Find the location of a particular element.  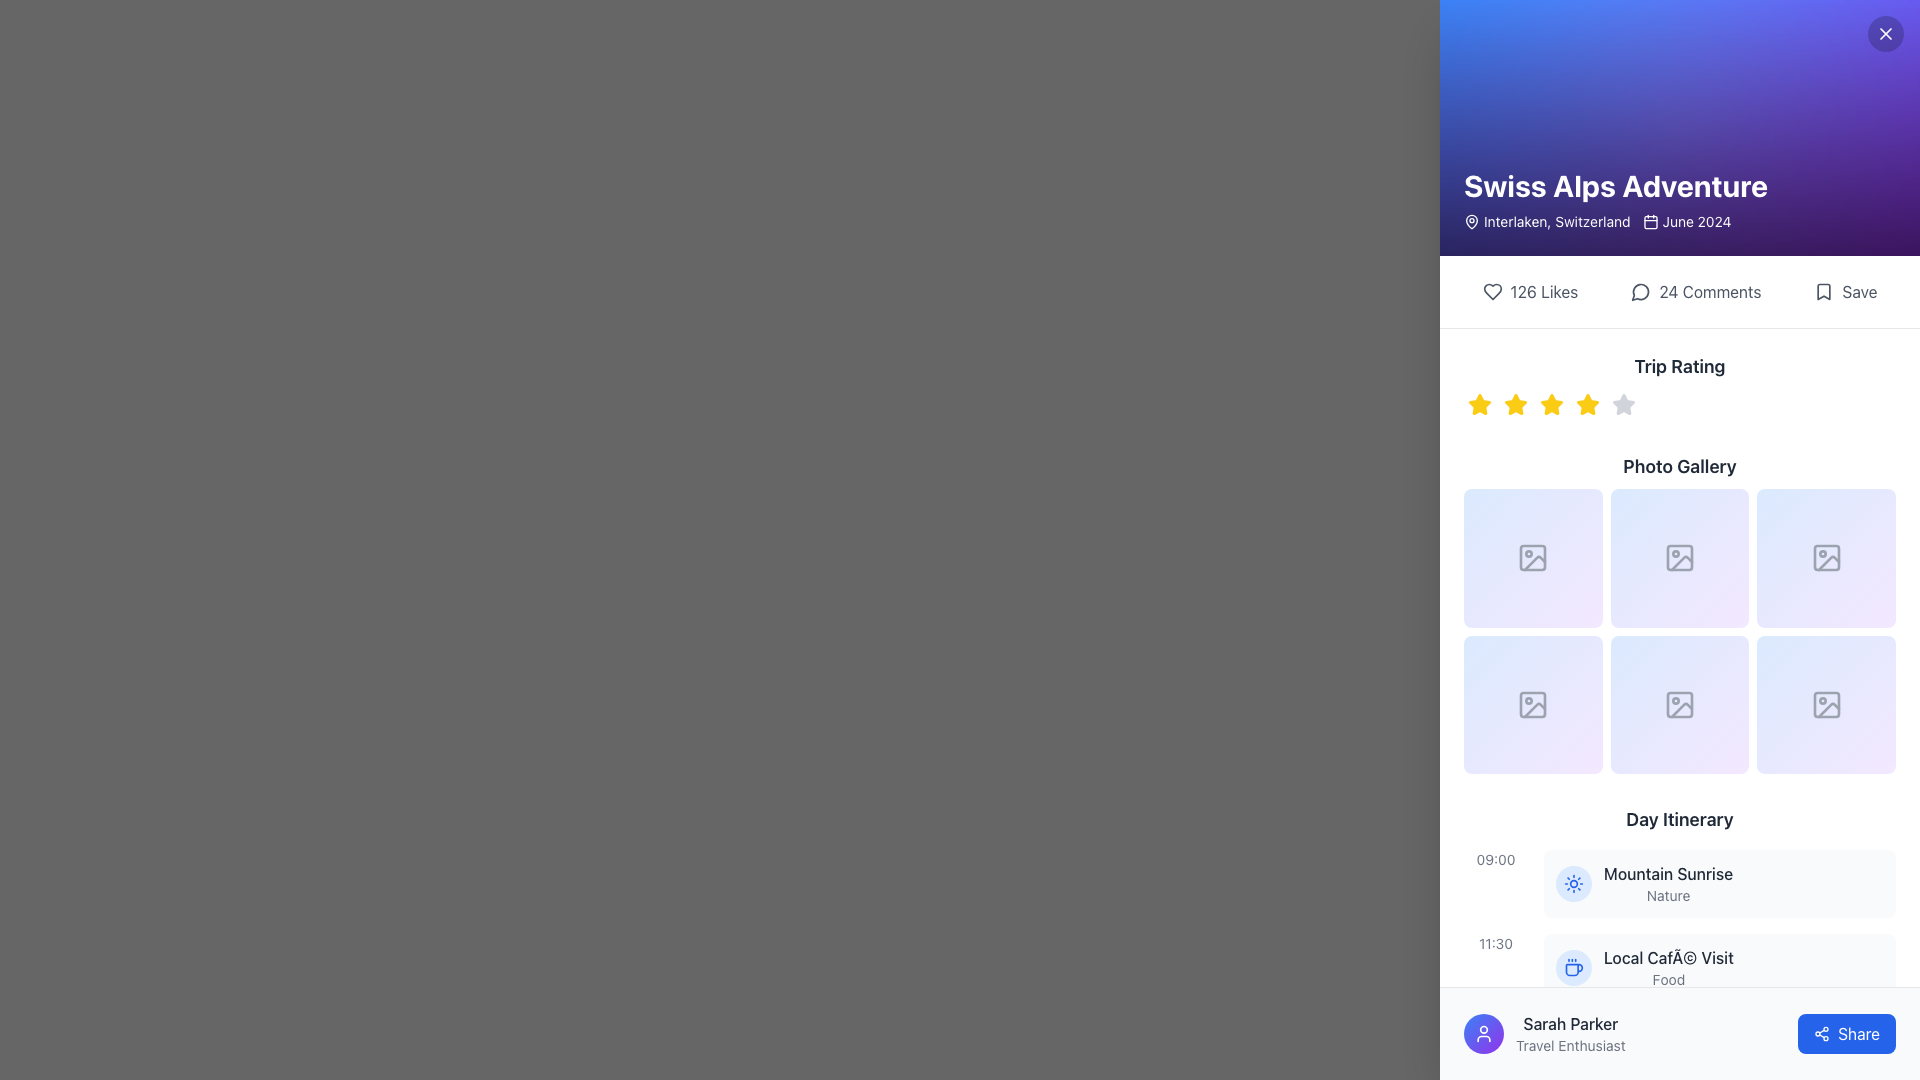

the decorative globe icon within the SVG that enhances the user profile details for 'Sarah Parker' is located at coordinates (1573, 1051).